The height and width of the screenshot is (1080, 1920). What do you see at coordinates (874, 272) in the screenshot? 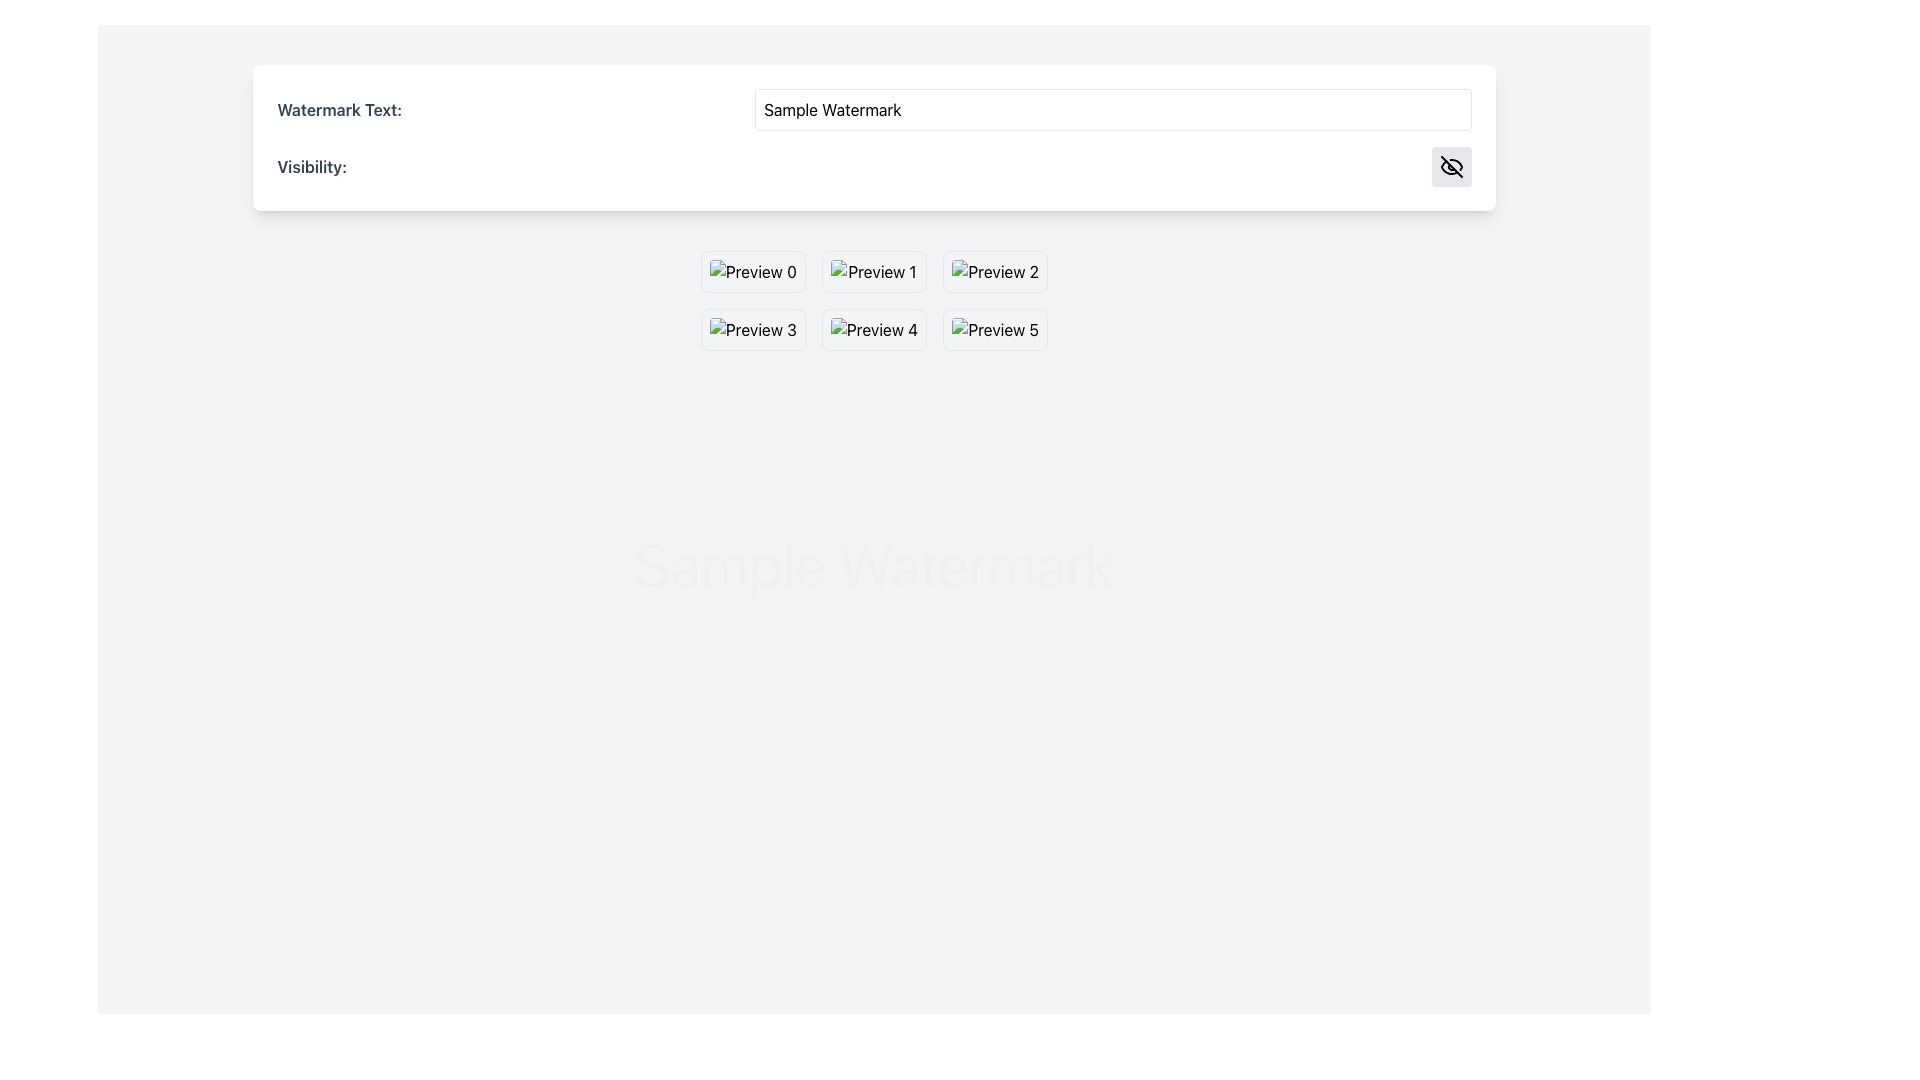
I see `the Interactive Thumbnail, which is the second item in a grid of clickable items` at bounding box center [874, 272].